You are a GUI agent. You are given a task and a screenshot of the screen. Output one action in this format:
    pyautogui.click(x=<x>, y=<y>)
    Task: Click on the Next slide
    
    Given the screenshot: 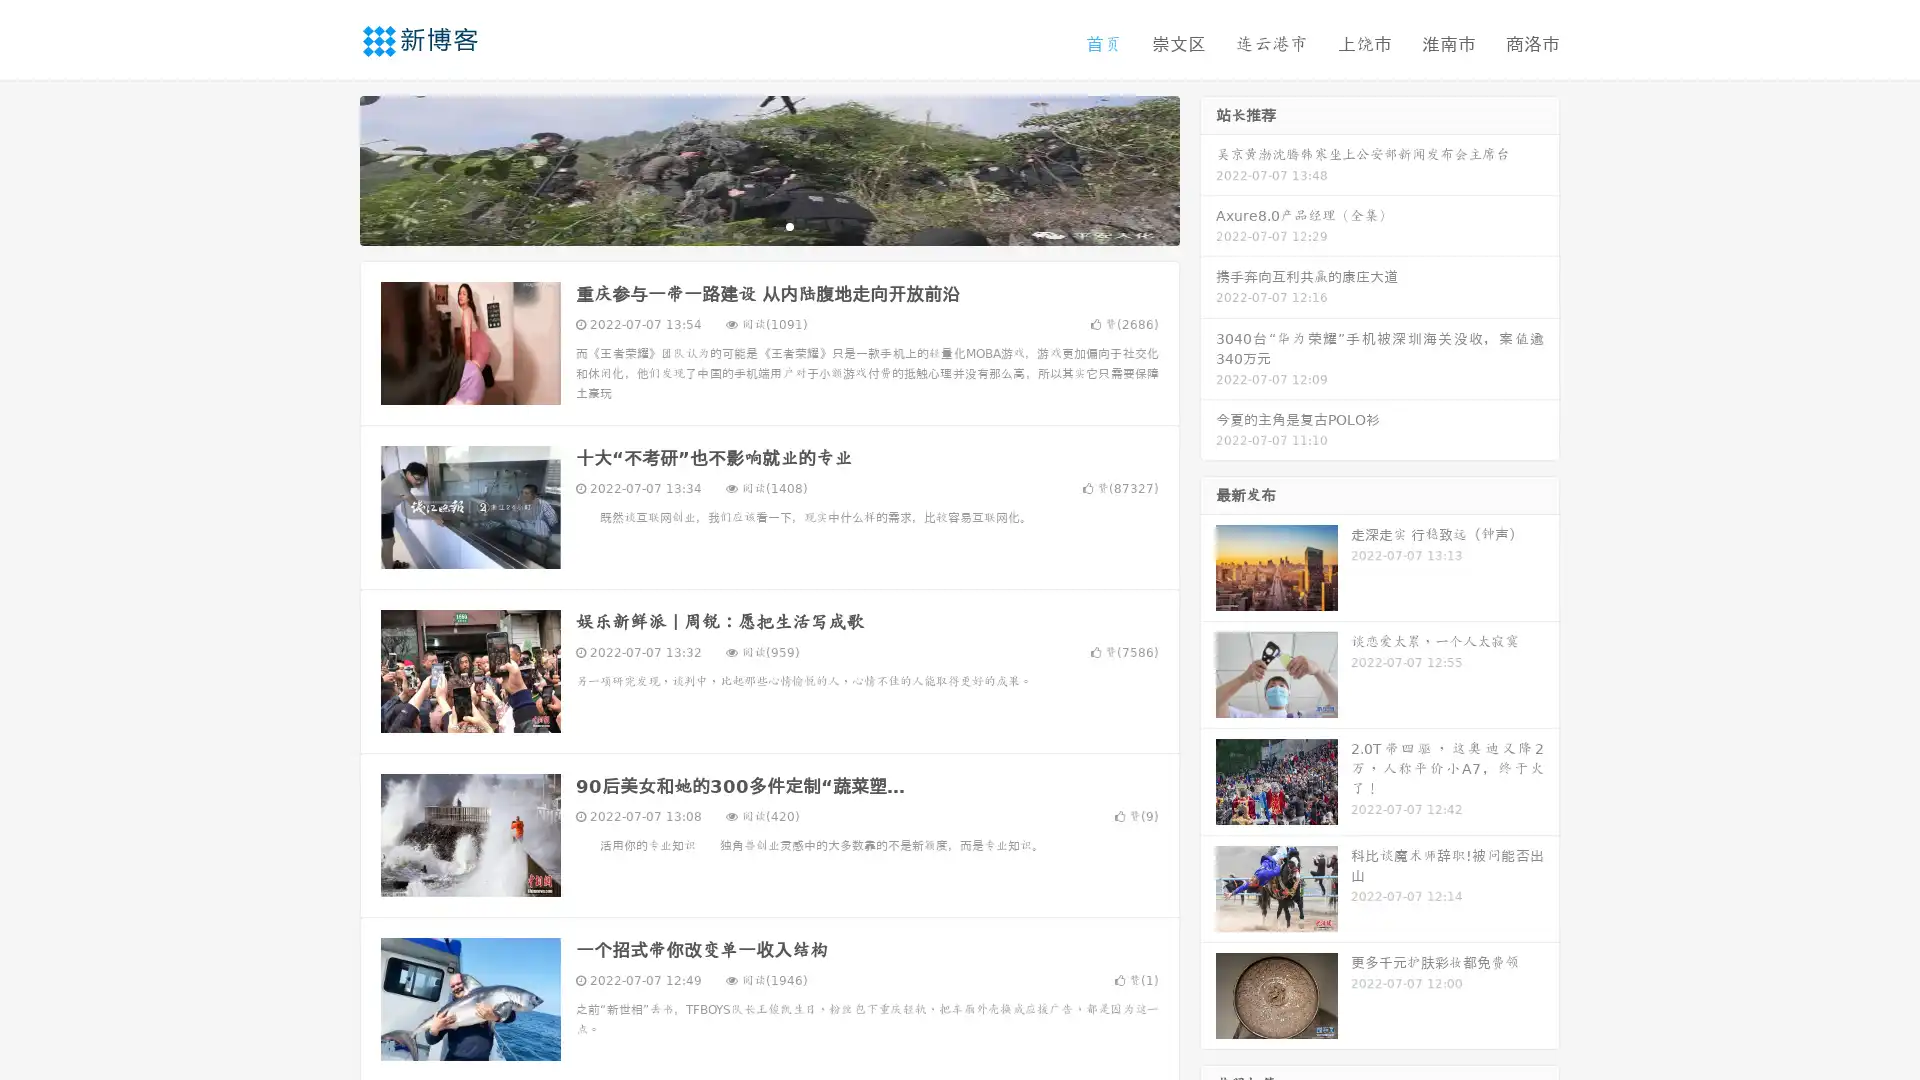 What is the action you would take?
    pyautogui.click(x=1208, y=168)
    